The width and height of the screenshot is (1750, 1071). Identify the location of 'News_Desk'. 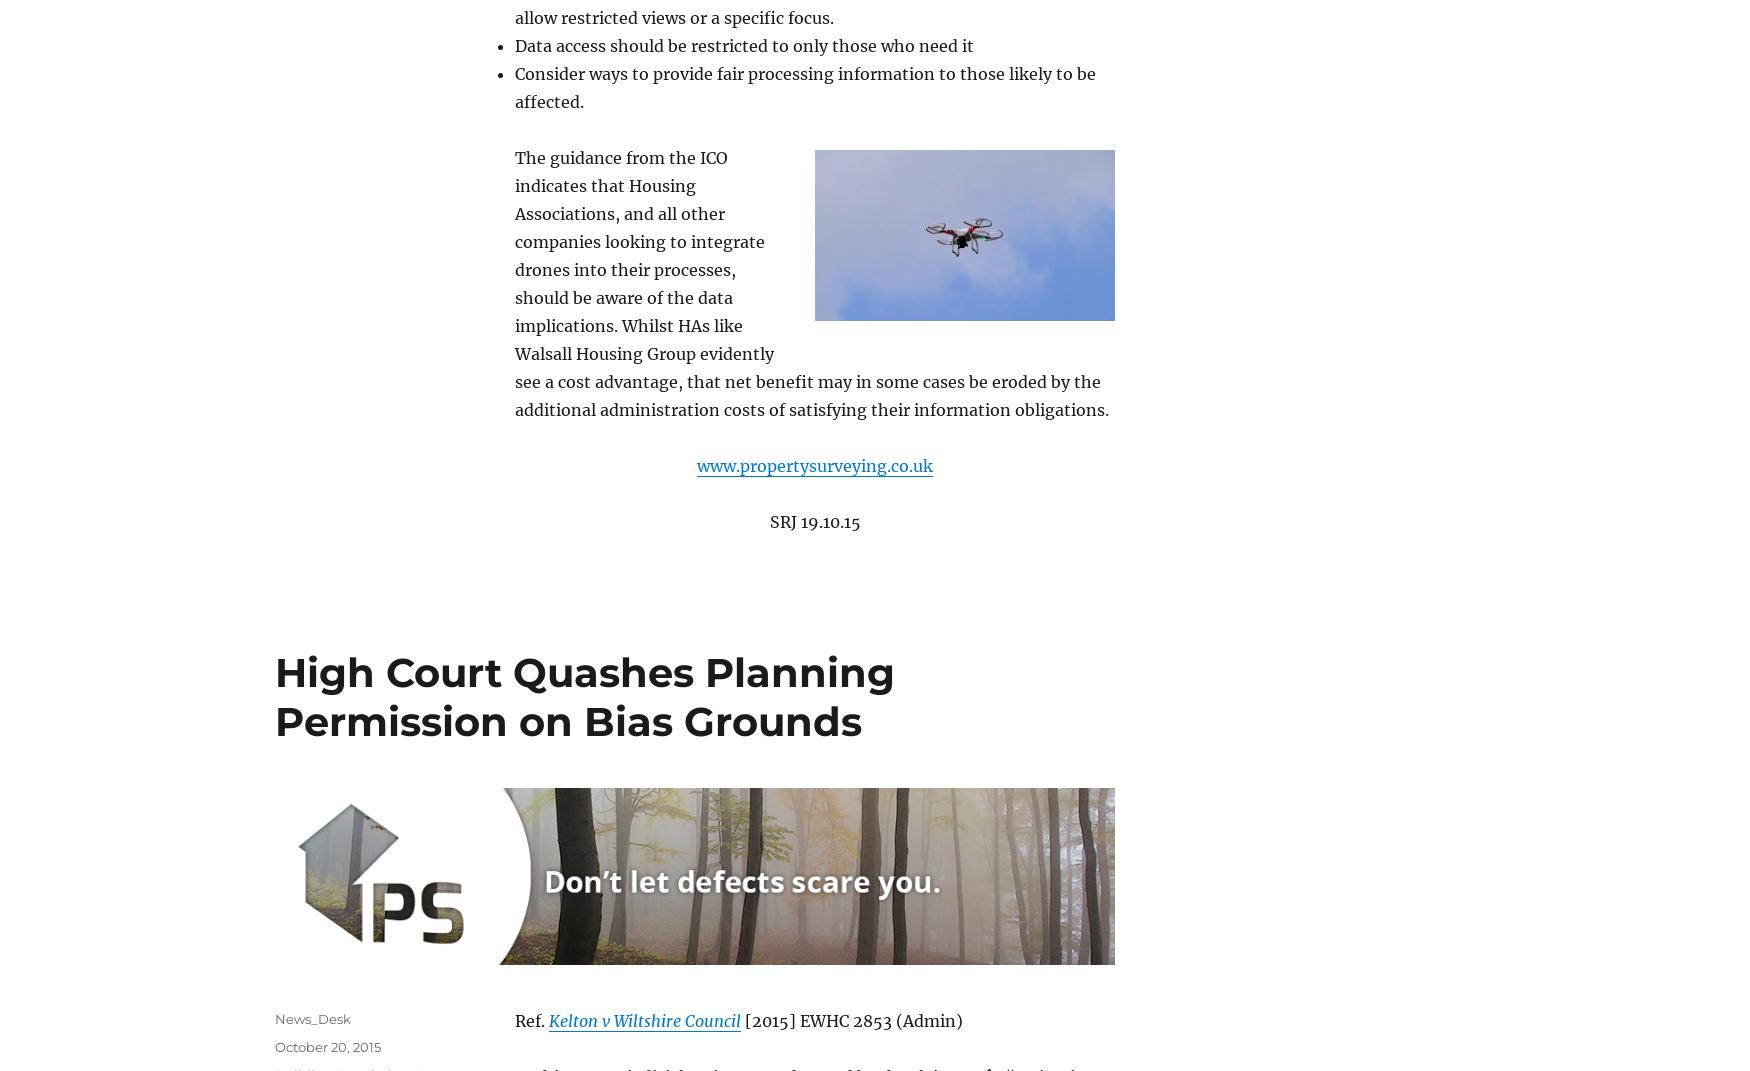
(312, 1017).